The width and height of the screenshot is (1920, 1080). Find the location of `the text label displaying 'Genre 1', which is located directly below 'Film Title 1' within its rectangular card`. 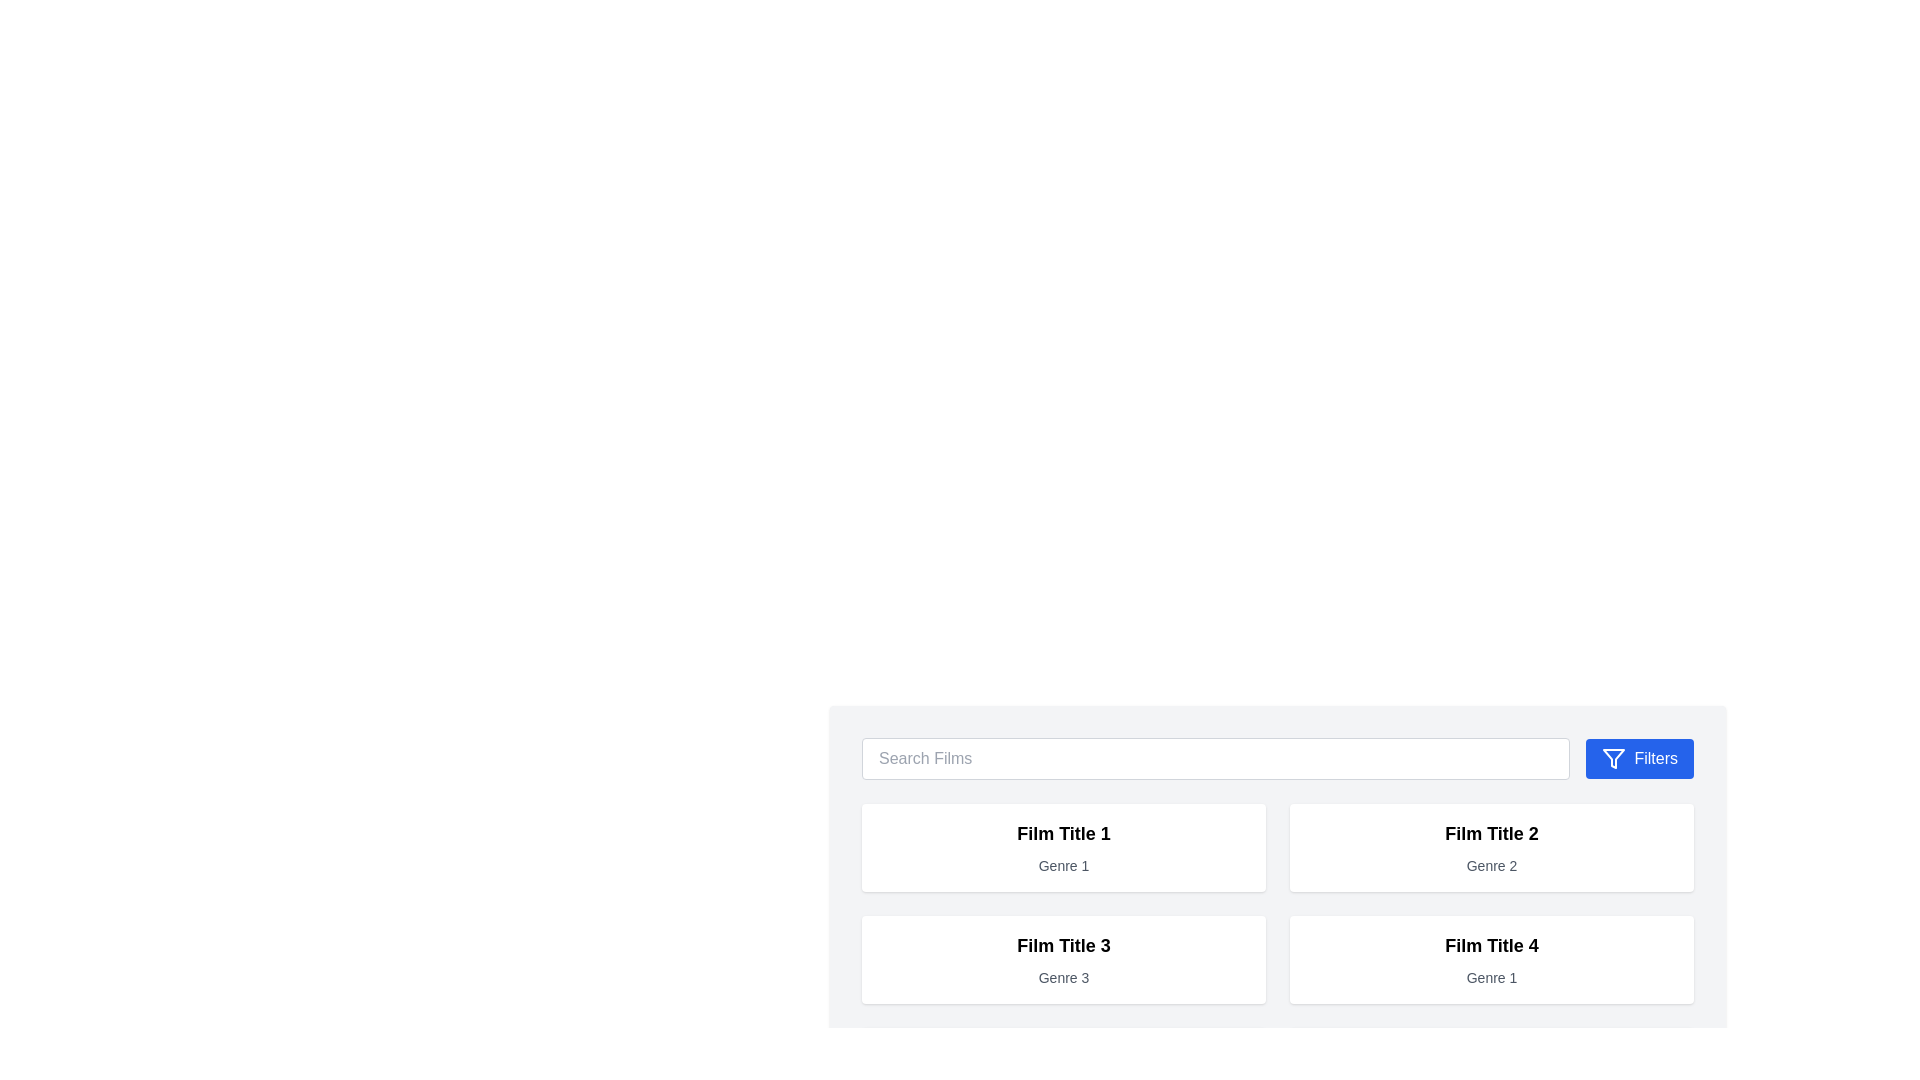

the text label displaying 'Genre 1', which is located directly below 'Film Title 1' within its rectangular card is located at coordinates (1063, 865).